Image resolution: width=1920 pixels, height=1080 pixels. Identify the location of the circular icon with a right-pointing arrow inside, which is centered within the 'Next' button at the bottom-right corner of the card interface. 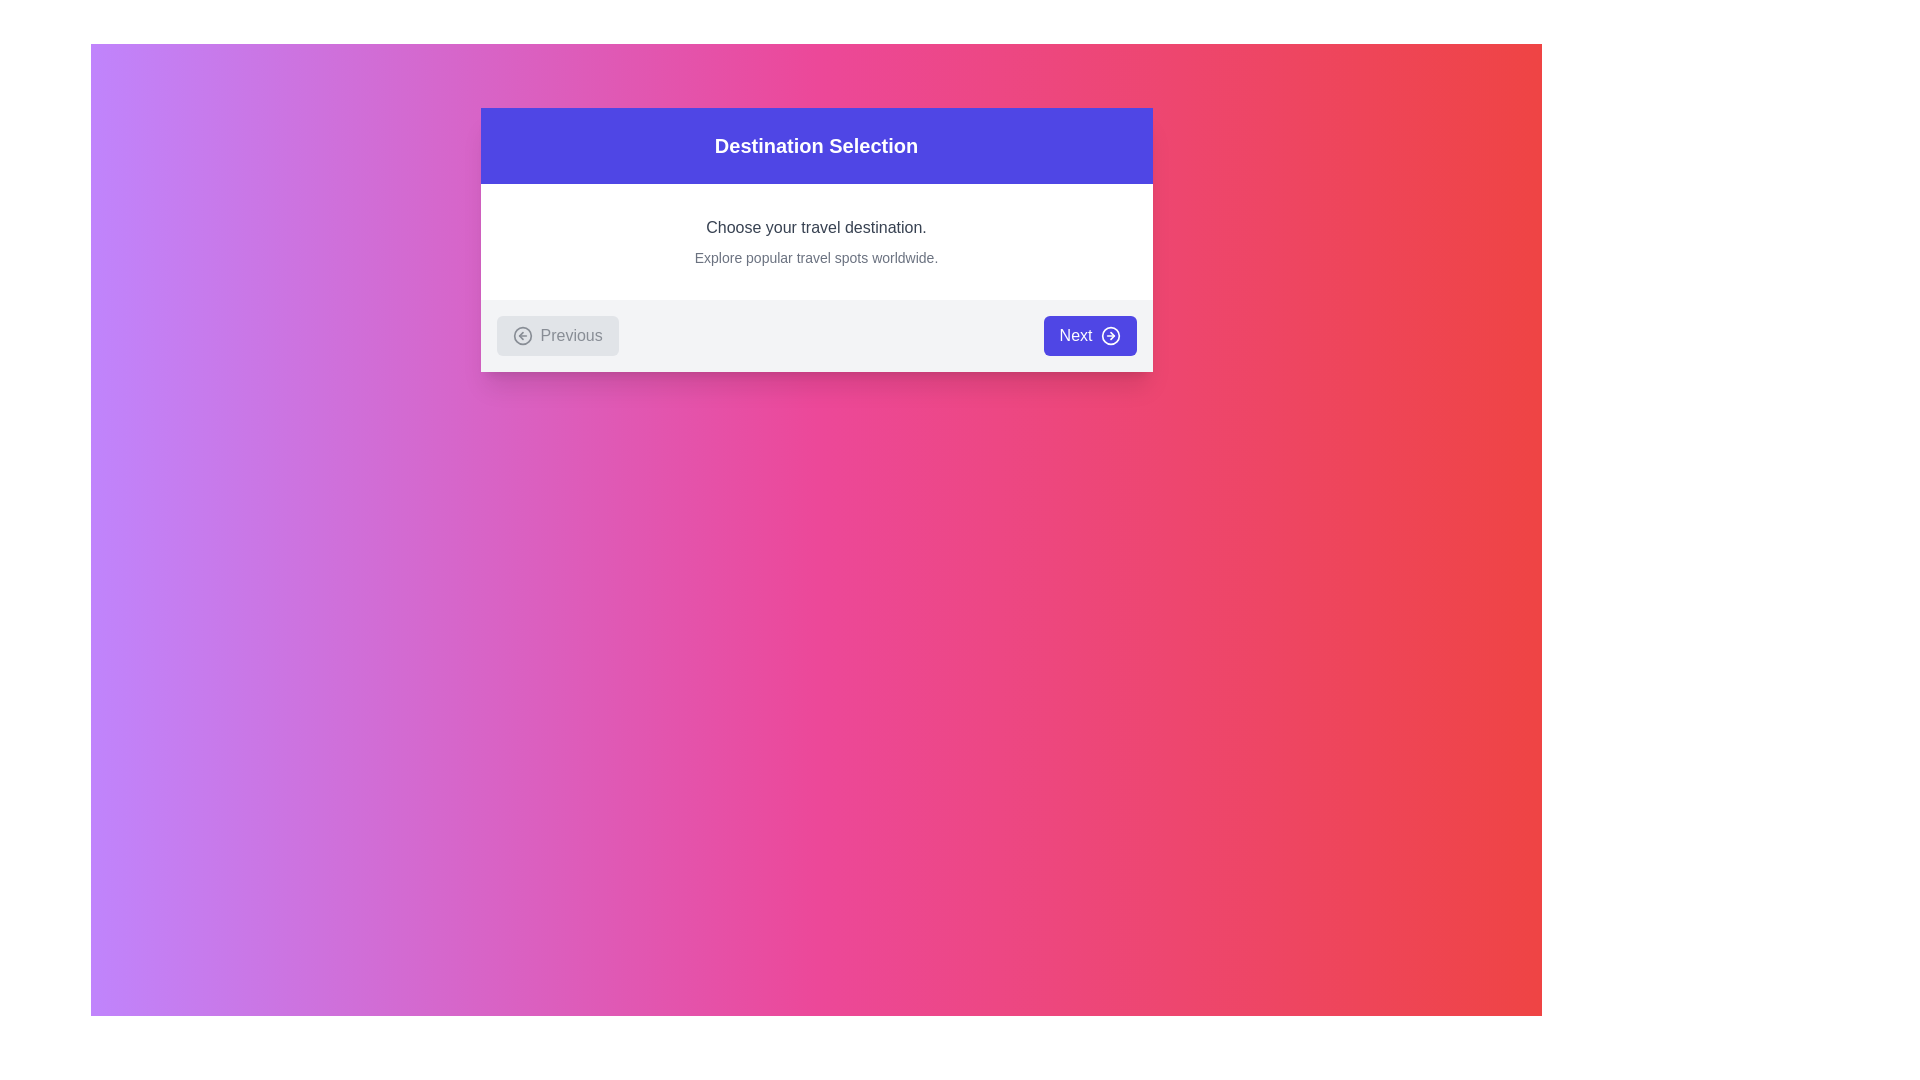
(1109, 334).